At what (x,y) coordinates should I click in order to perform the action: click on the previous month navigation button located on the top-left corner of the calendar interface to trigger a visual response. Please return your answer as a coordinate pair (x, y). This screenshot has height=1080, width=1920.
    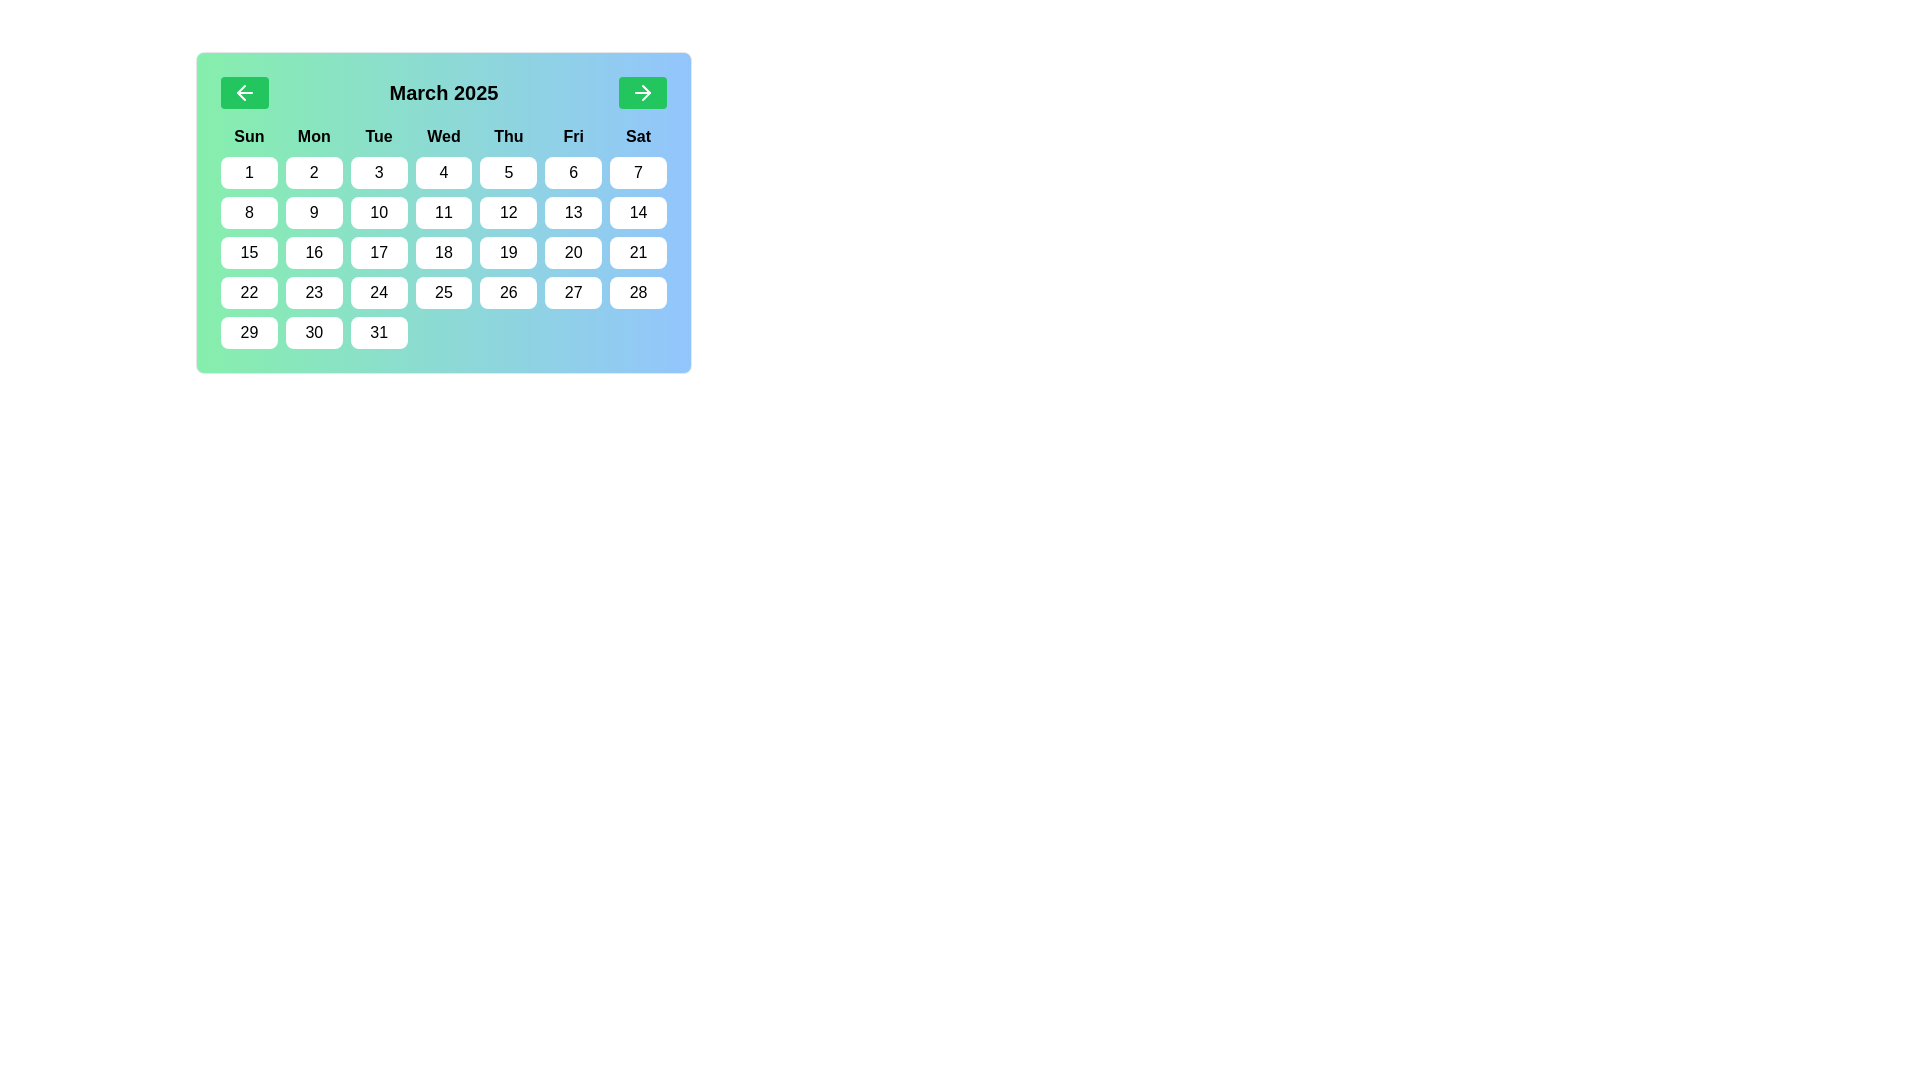
    Looking at the image, I should click on (243, 92).